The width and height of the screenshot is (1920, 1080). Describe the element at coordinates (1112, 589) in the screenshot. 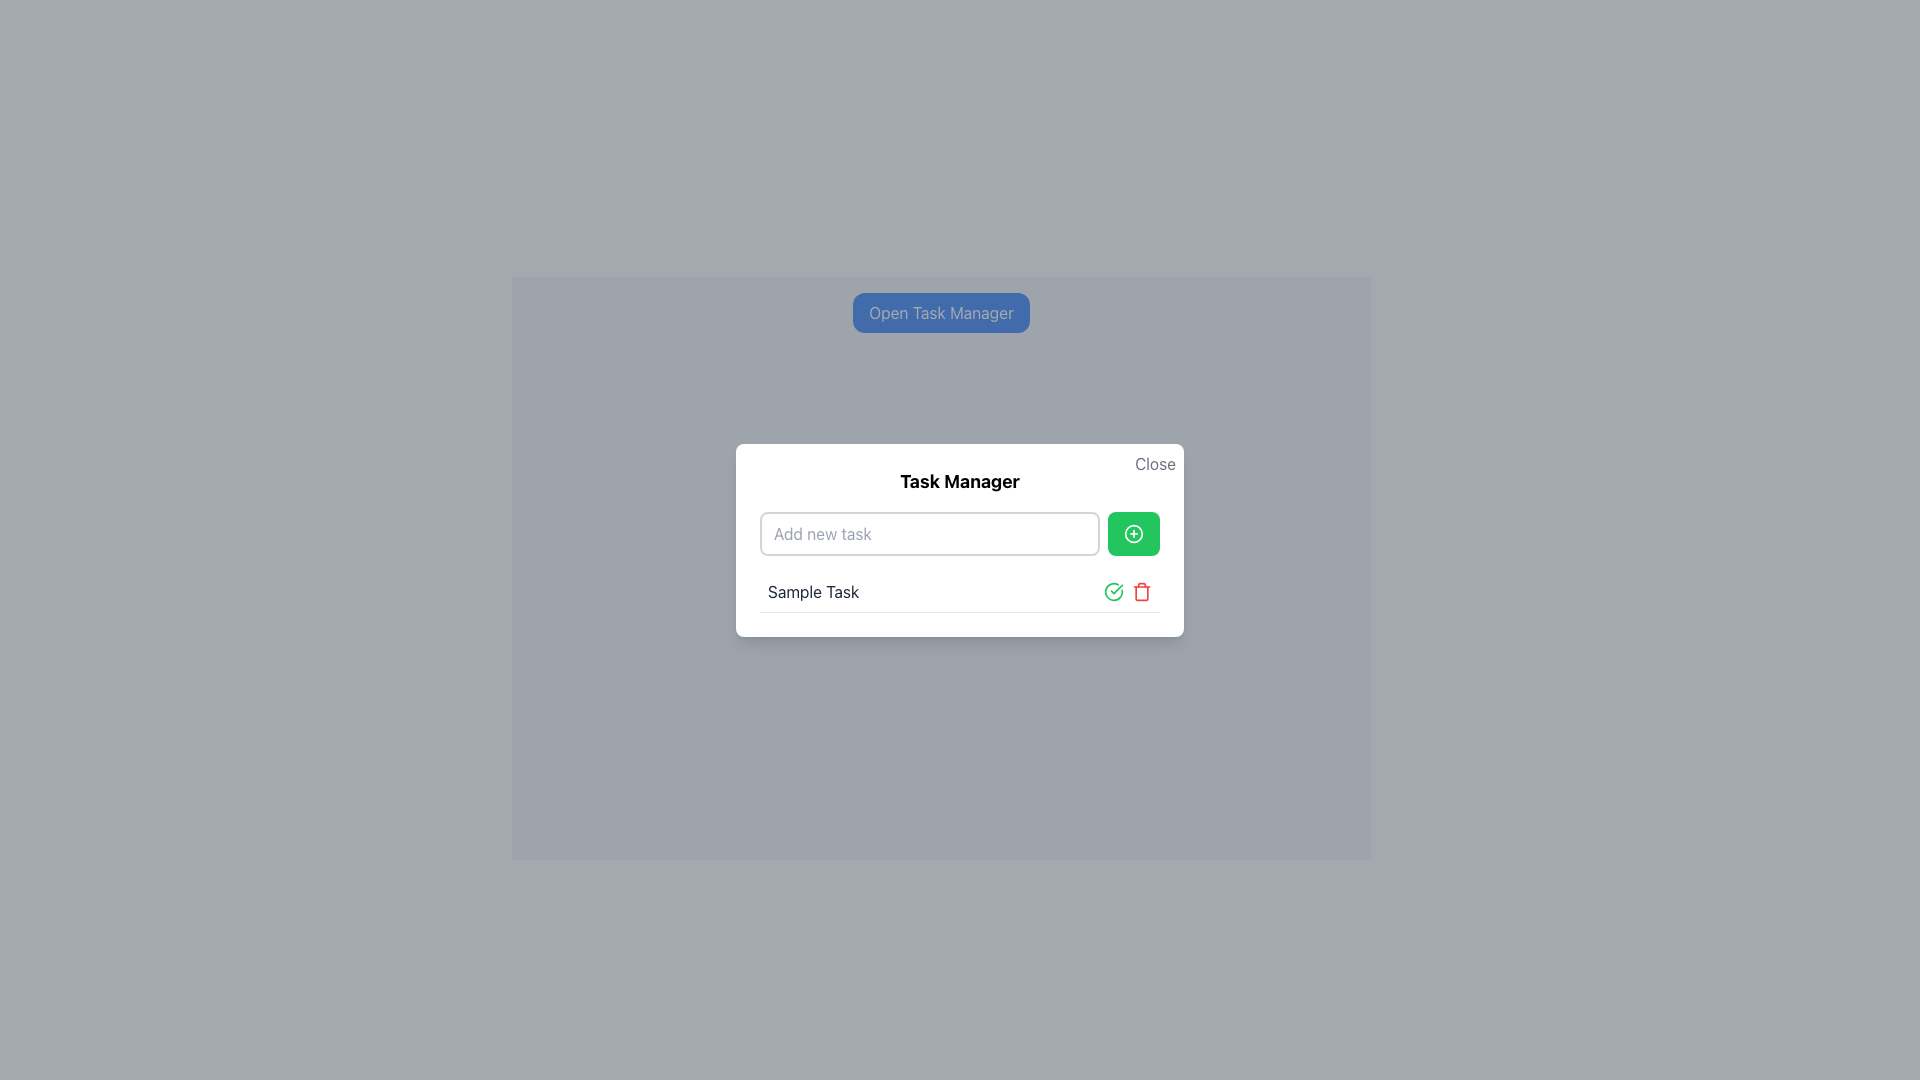

I see `the green circular confirmation icon with a check mark located to the right of the input field for adding new tasks in the task manager interface` at that location.